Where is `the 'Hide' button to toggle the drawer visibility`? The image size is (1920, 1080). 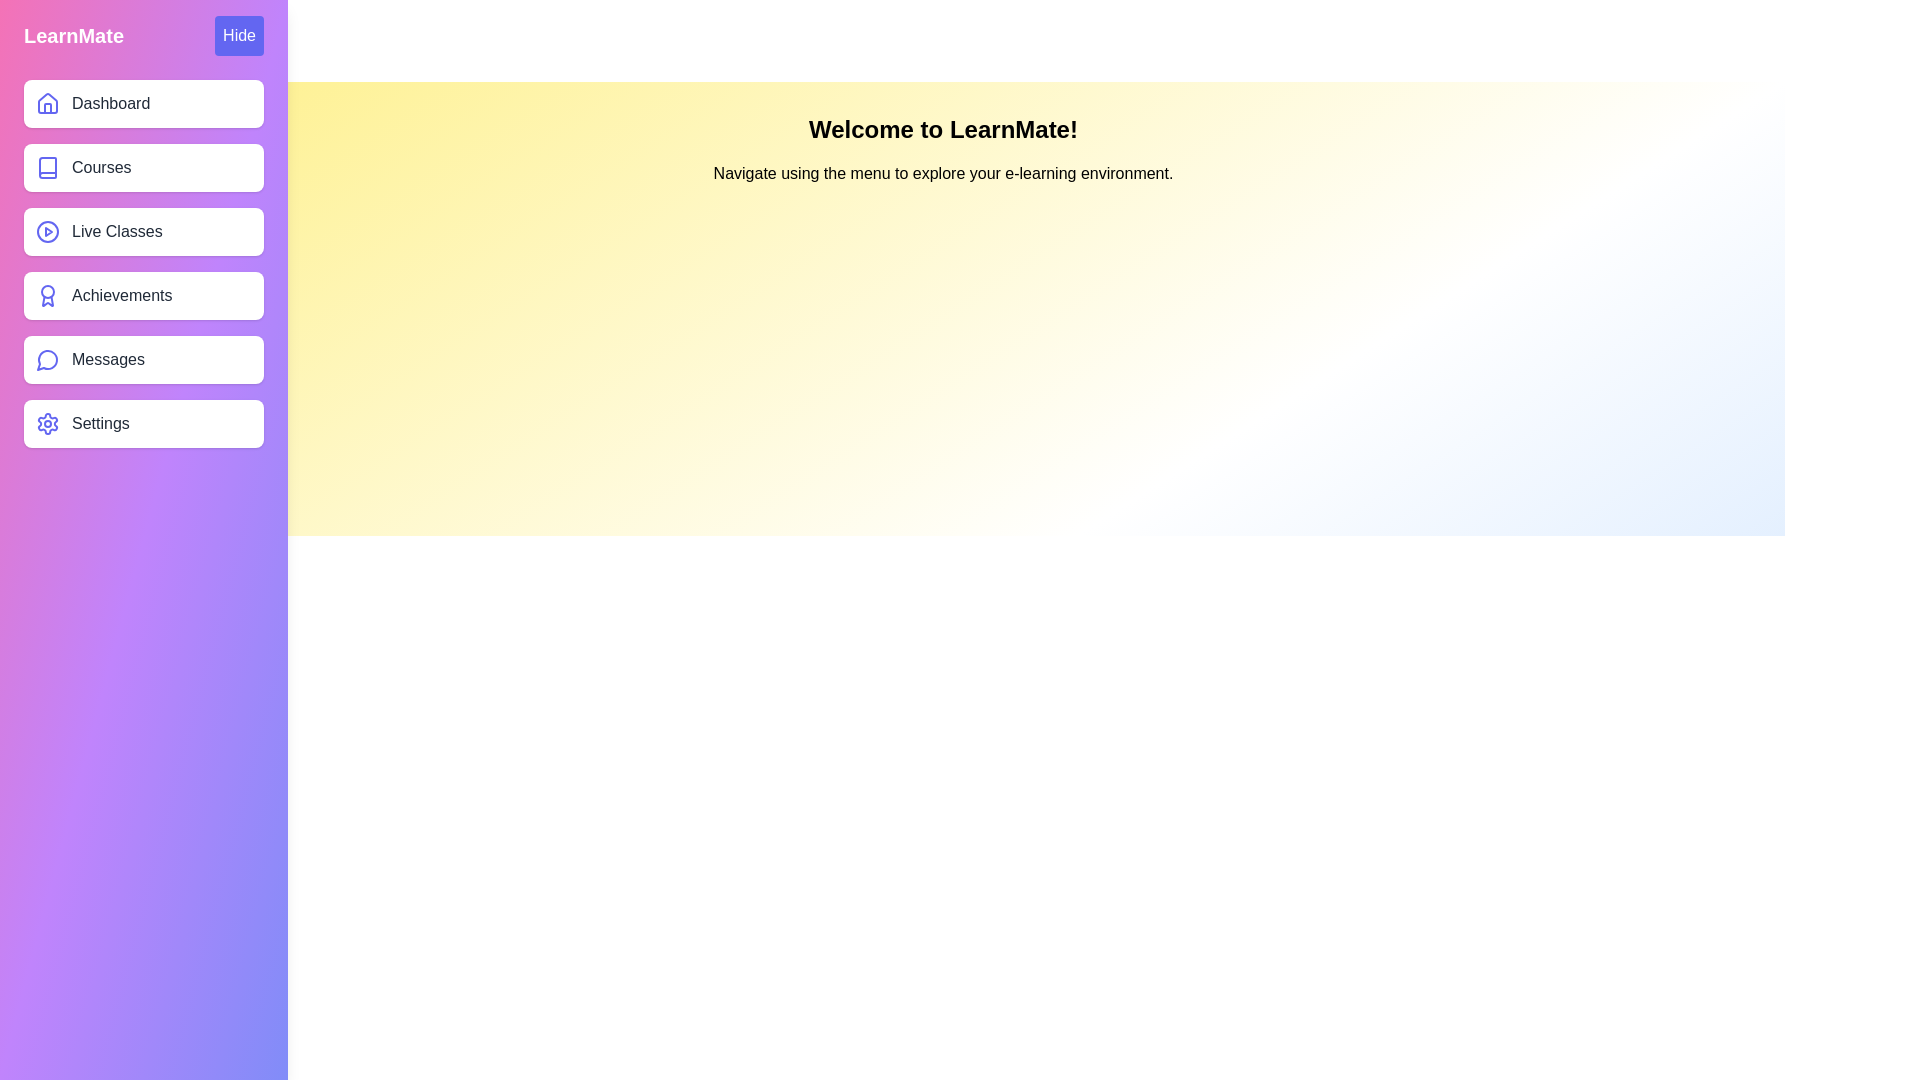
the 'Hide' button to toggle the drawer visibility is located at coordinates (239, 35).